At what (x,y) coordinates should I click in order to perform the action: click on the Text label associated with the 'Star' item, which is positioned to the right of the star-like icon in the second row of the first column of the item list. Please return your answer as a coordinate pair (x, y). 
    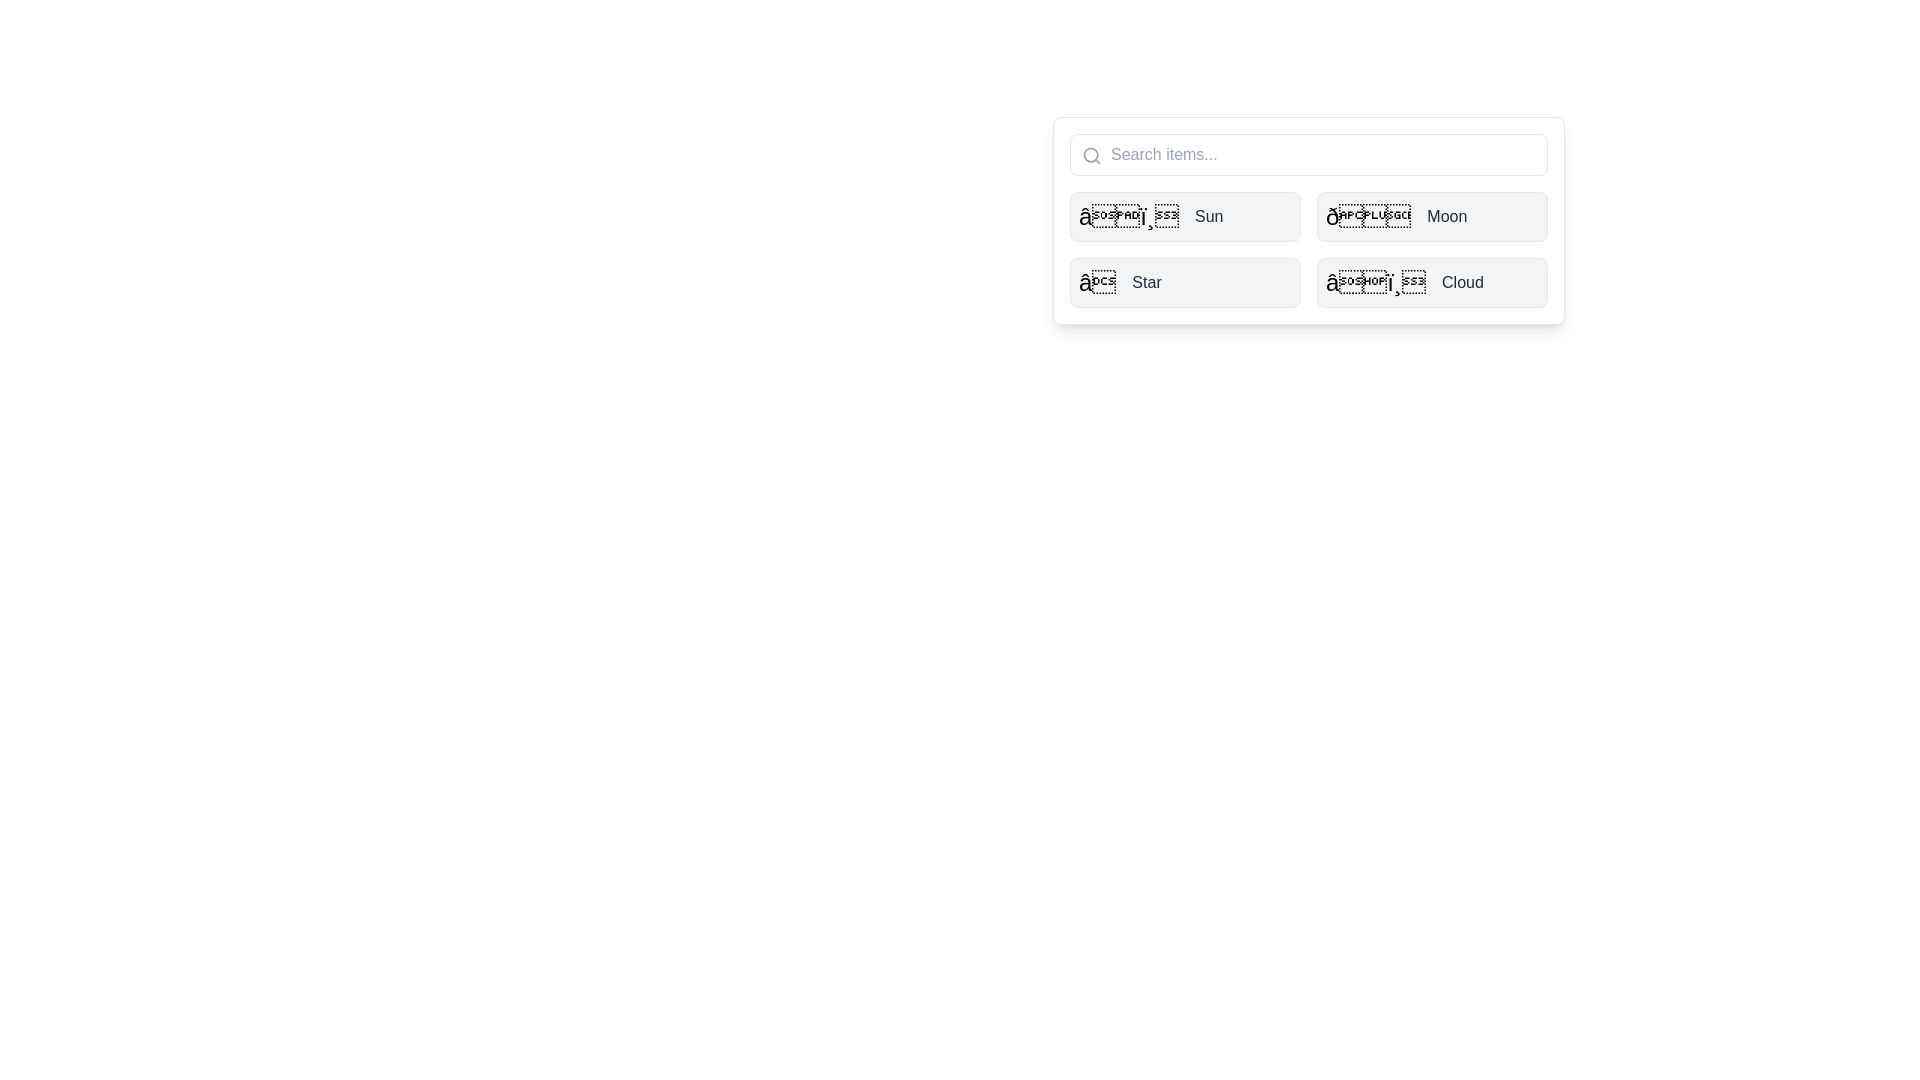
    Looking at the image, I should click on (1147, 282).